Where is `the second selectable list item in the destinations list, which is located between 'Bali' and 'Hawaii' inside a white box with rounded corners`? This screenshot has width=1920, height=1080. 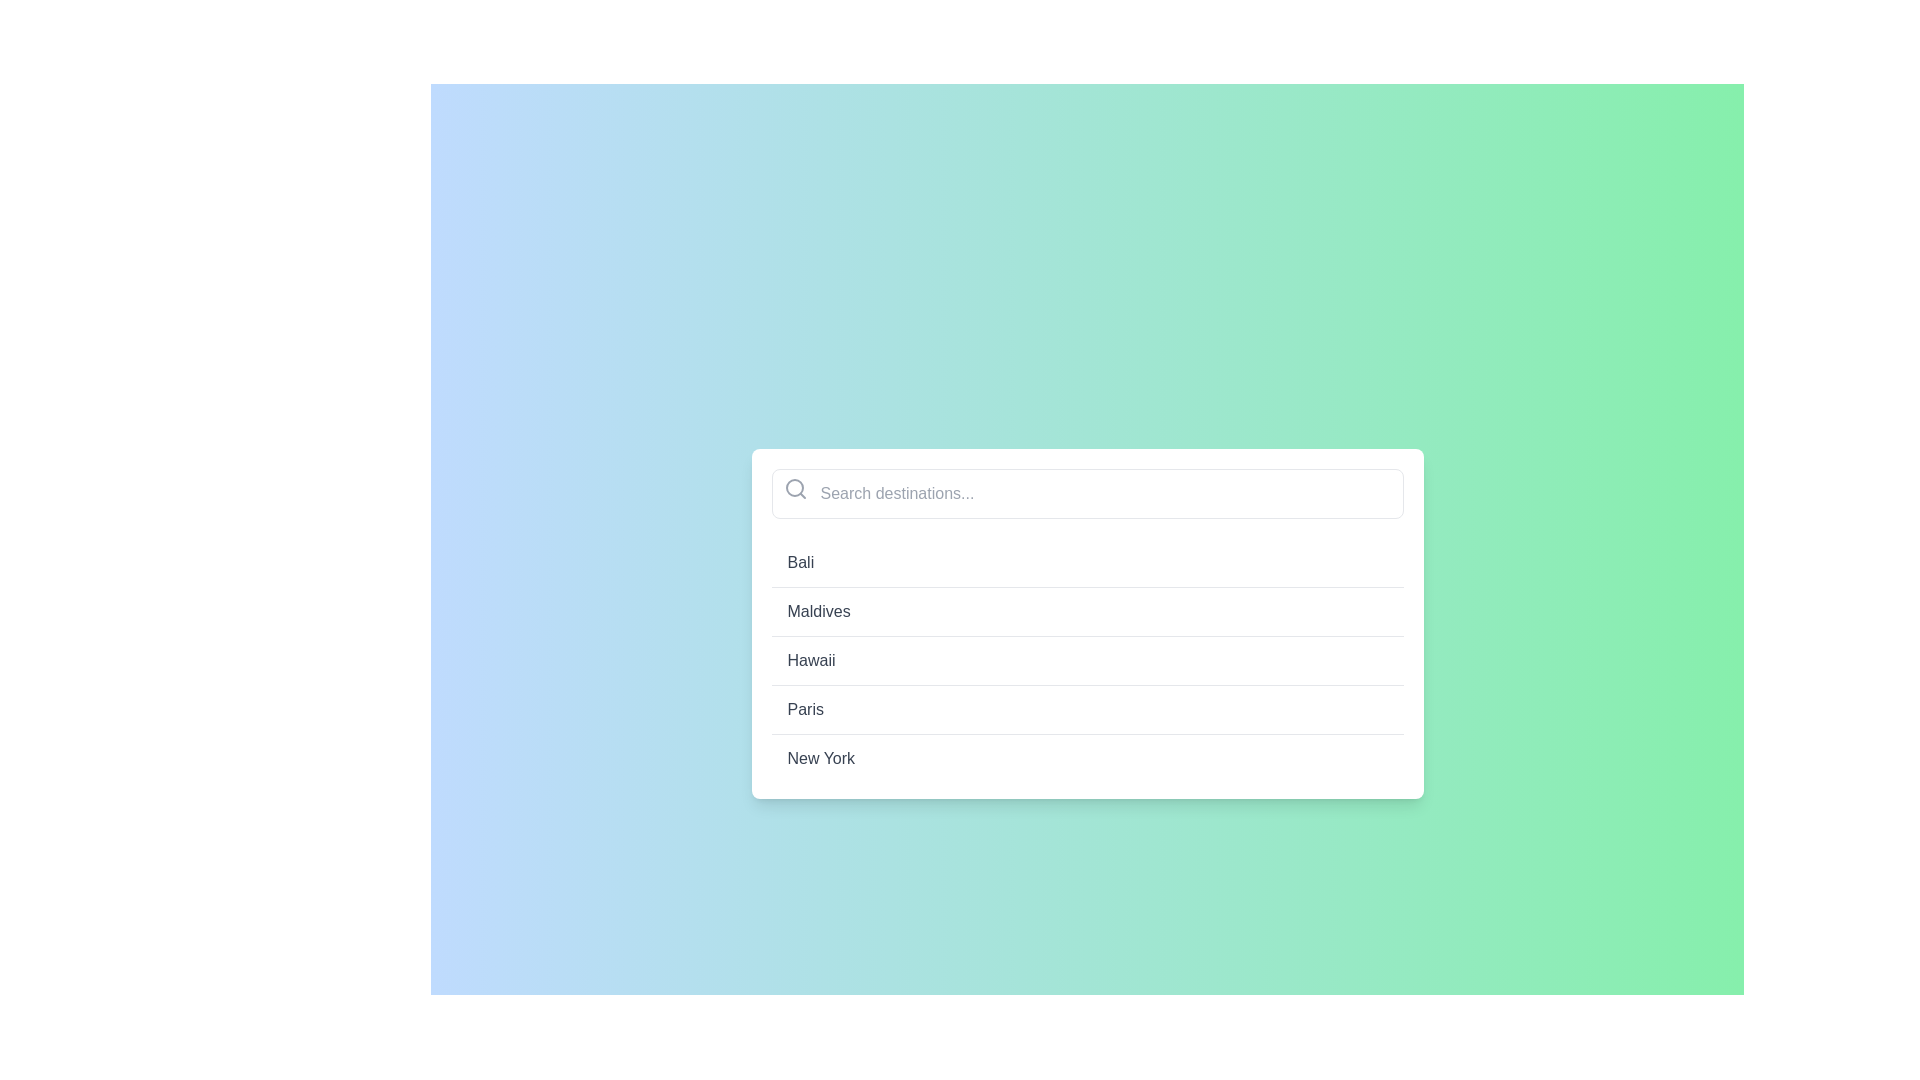
the second selectable list item in the destinations list, which is located between 'Bali' and 'Hawaii' inside a white box with rounded corners is located at coordinates (1086, 623).